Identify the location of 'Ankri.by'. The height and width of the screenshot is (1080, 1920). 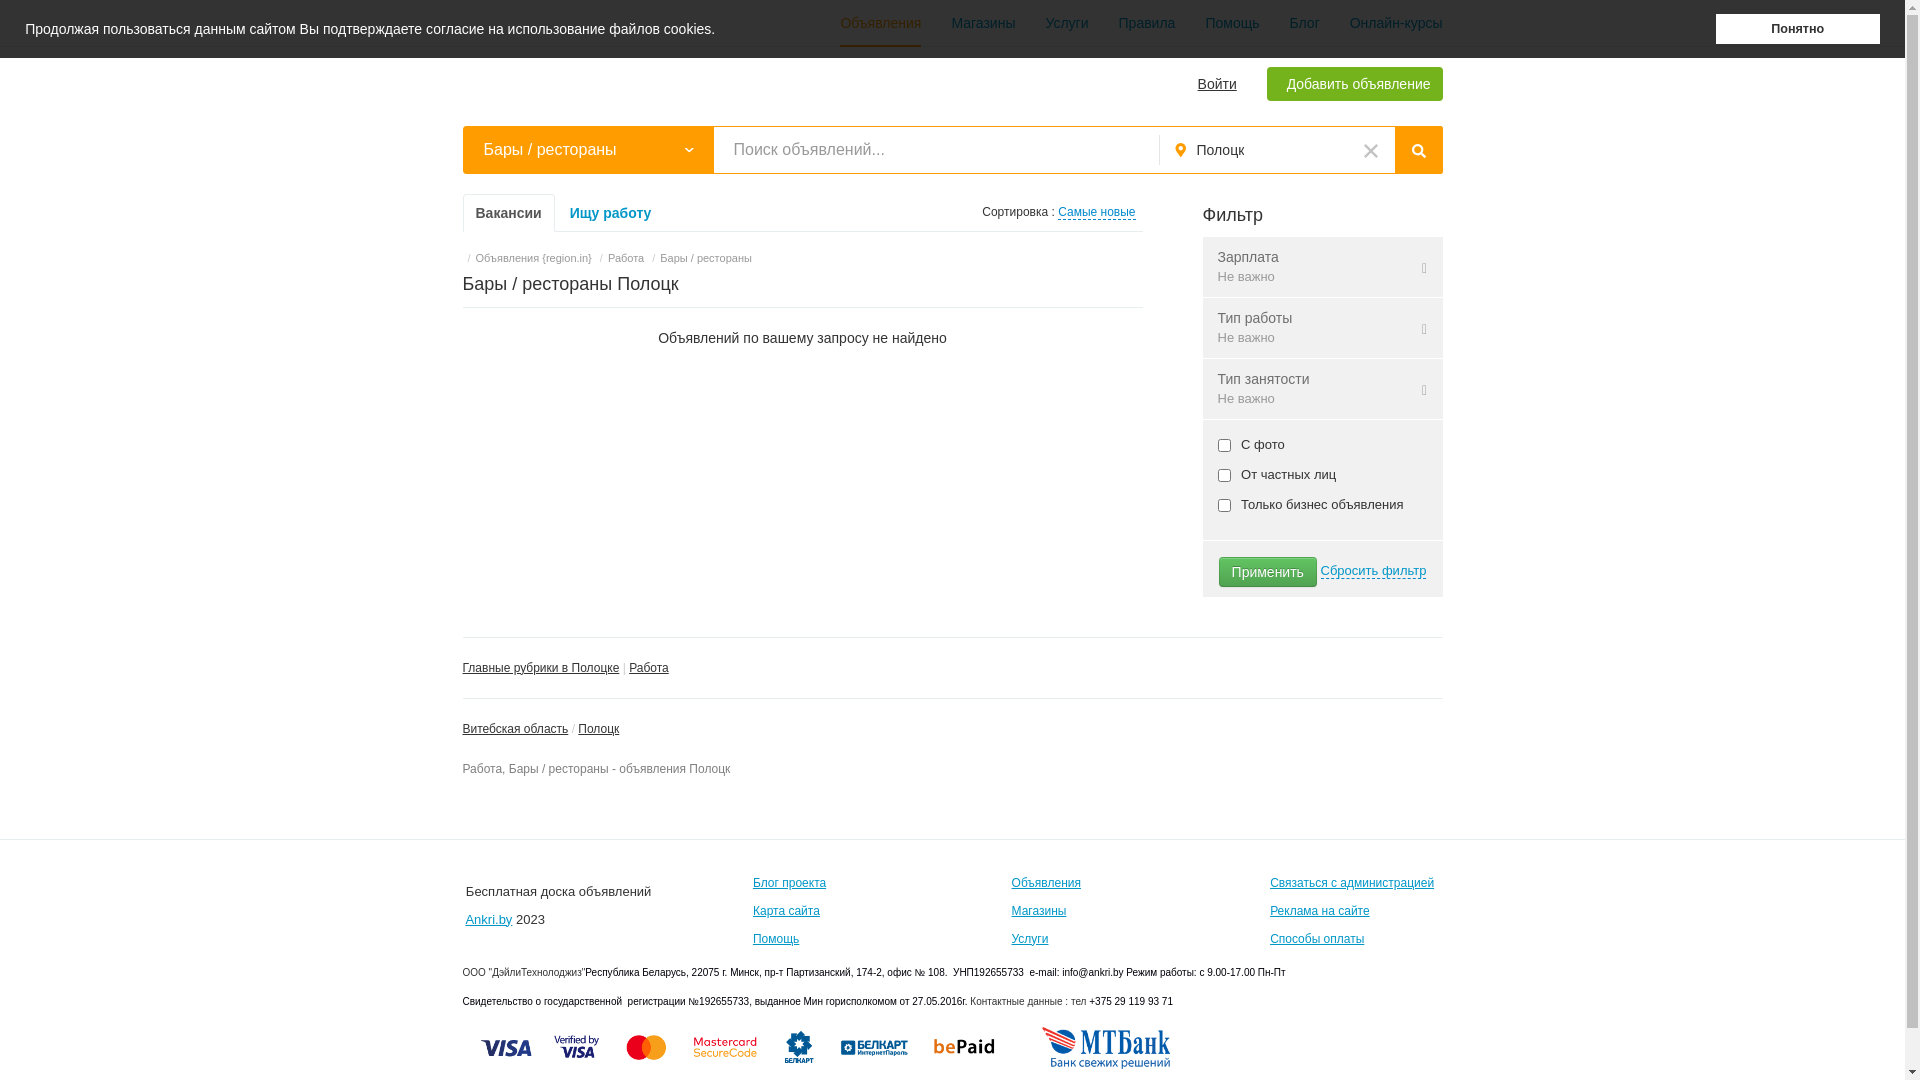
(488, 919).